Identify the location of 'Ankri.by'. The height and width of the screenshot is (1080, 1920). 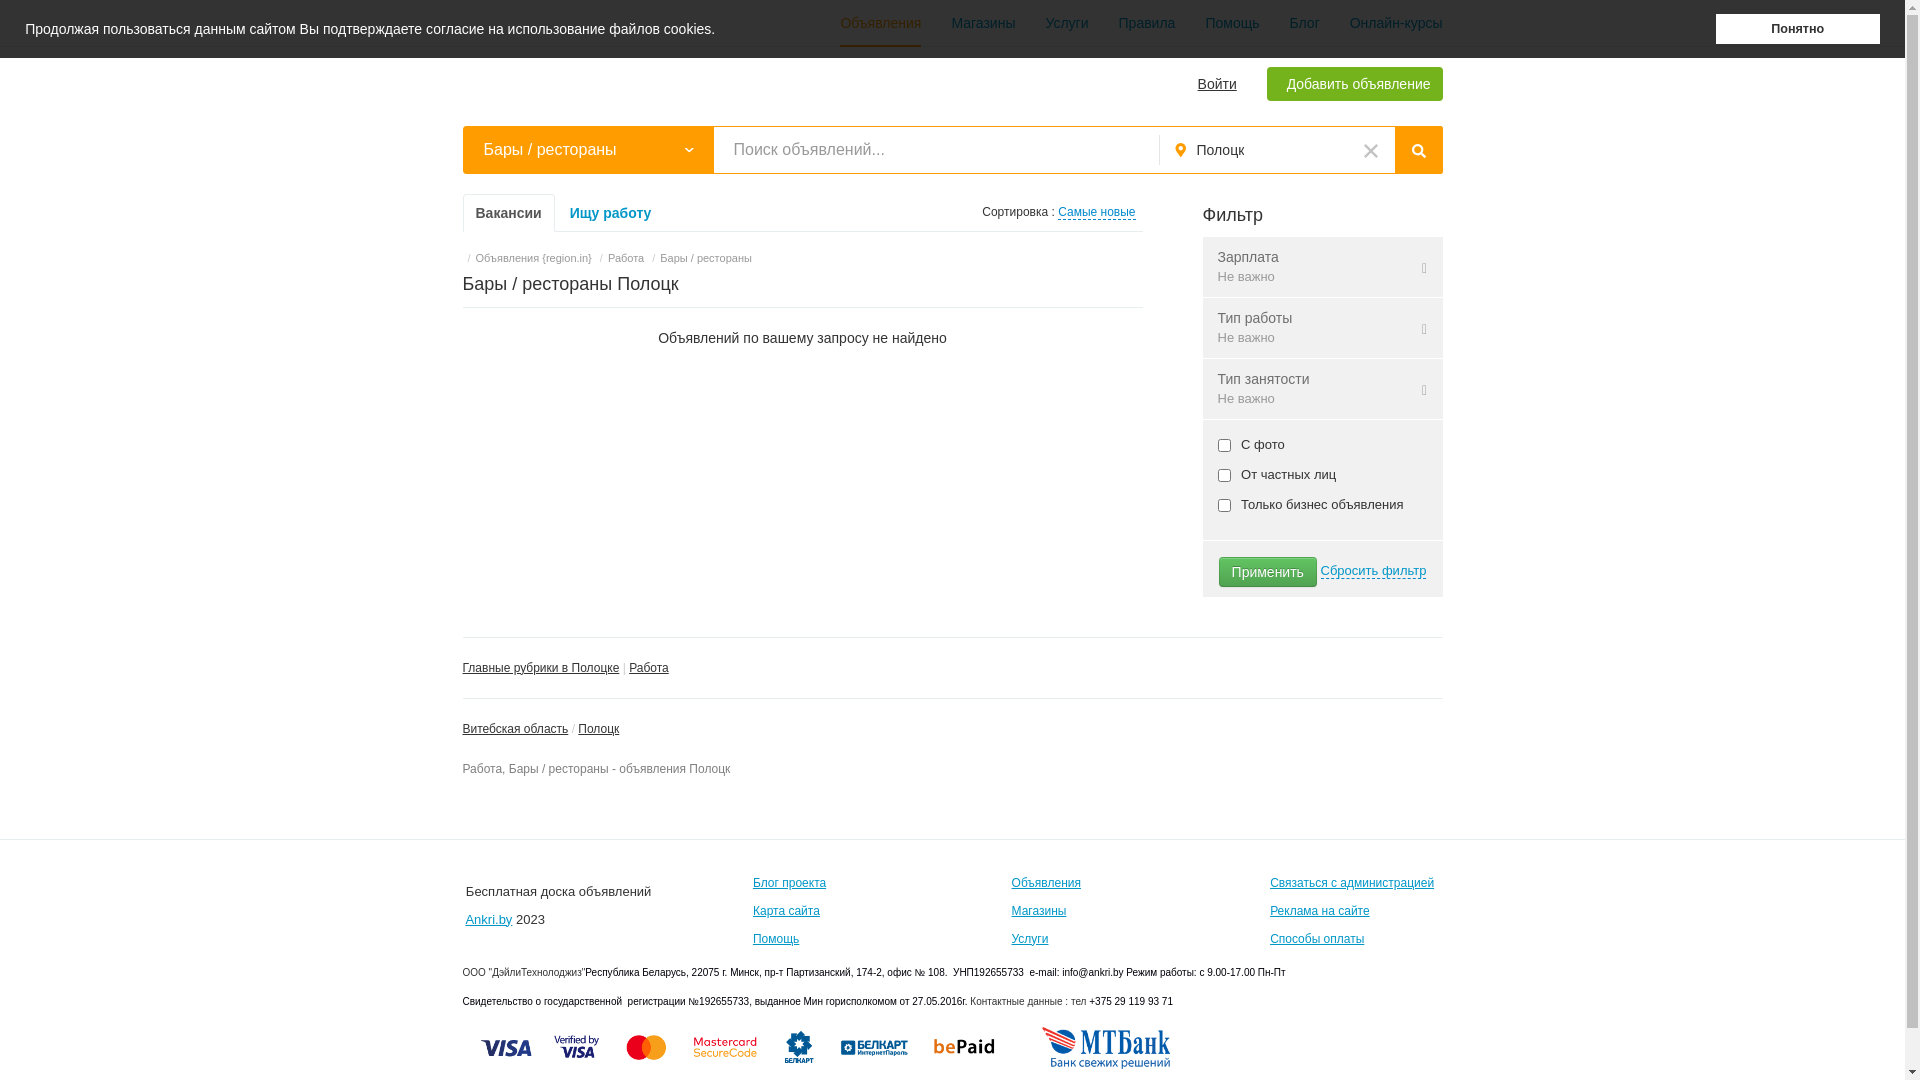
(488, 919).